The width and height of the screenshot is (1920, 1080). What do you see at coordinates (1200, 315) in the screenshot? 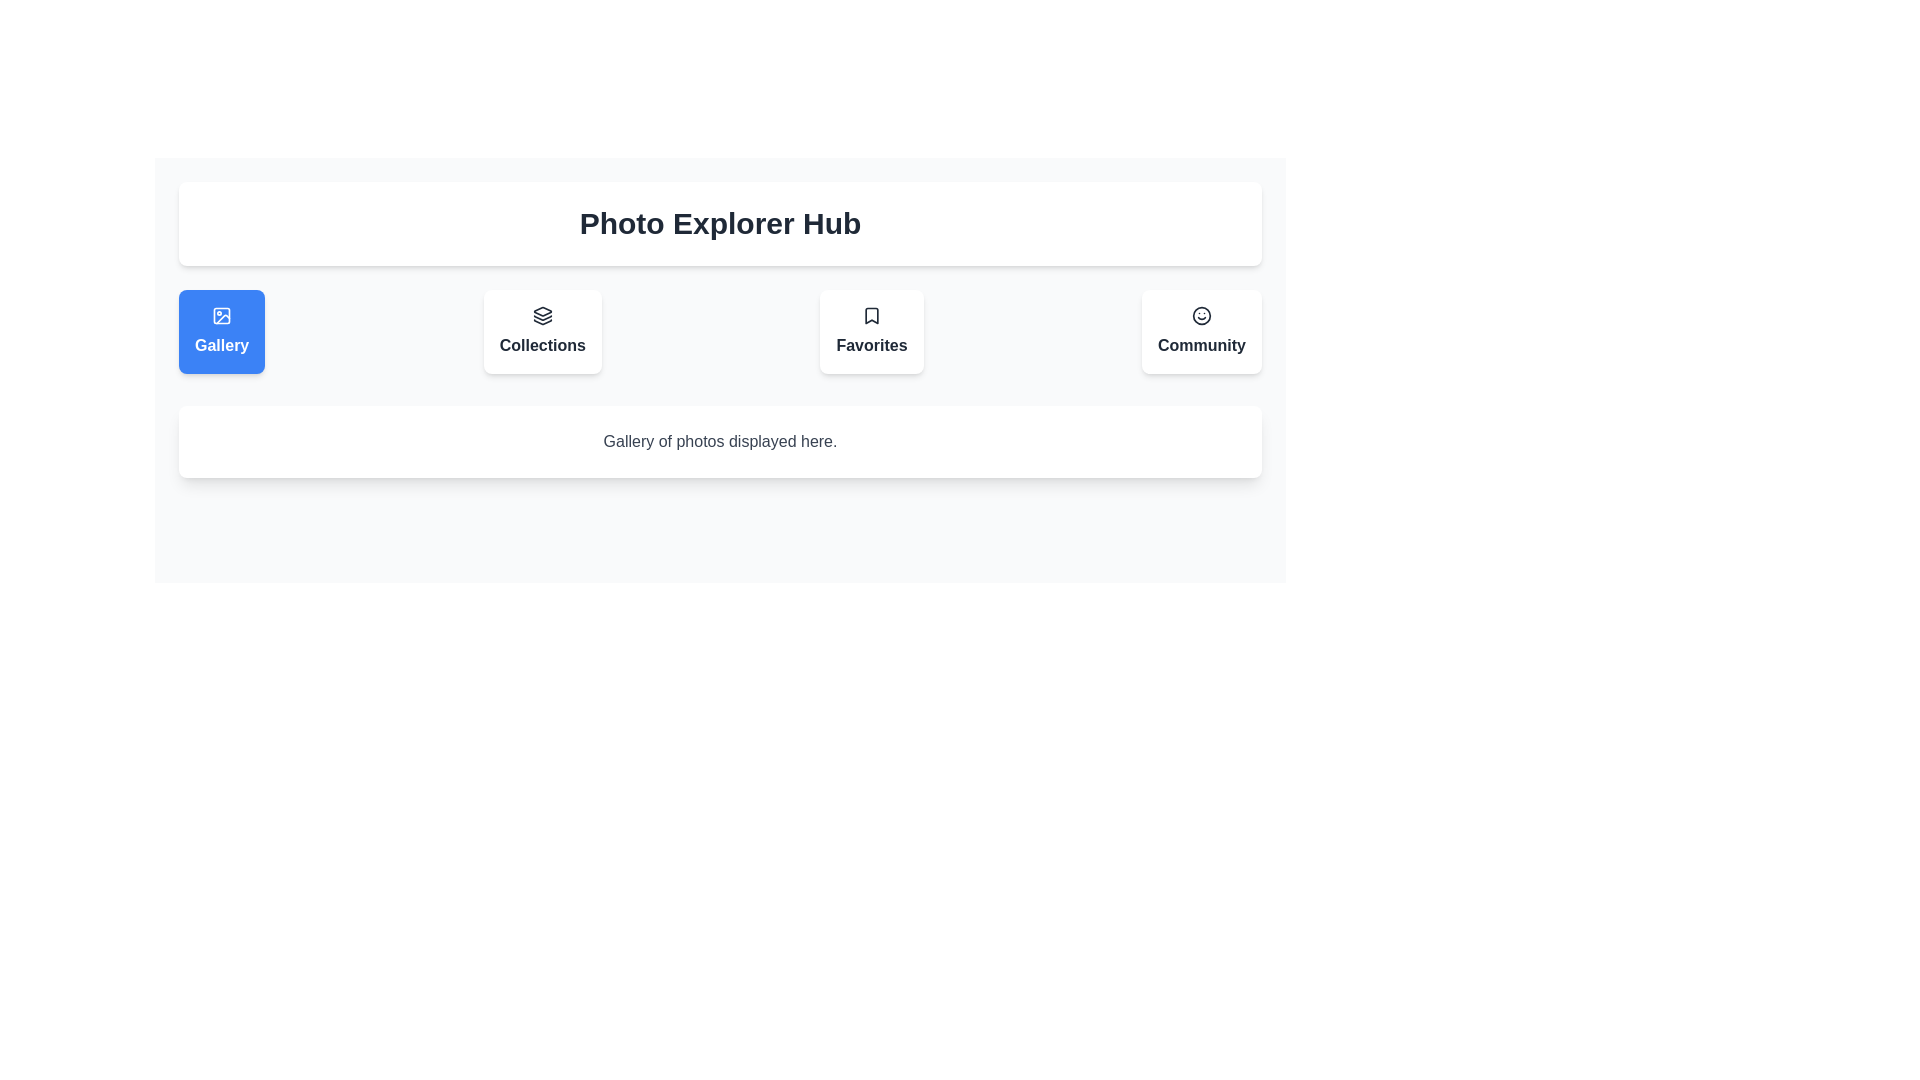
I see `the 'Community' button icon located at the top center of the button, which serves to identify this section` at bounding box center [1200, 315].